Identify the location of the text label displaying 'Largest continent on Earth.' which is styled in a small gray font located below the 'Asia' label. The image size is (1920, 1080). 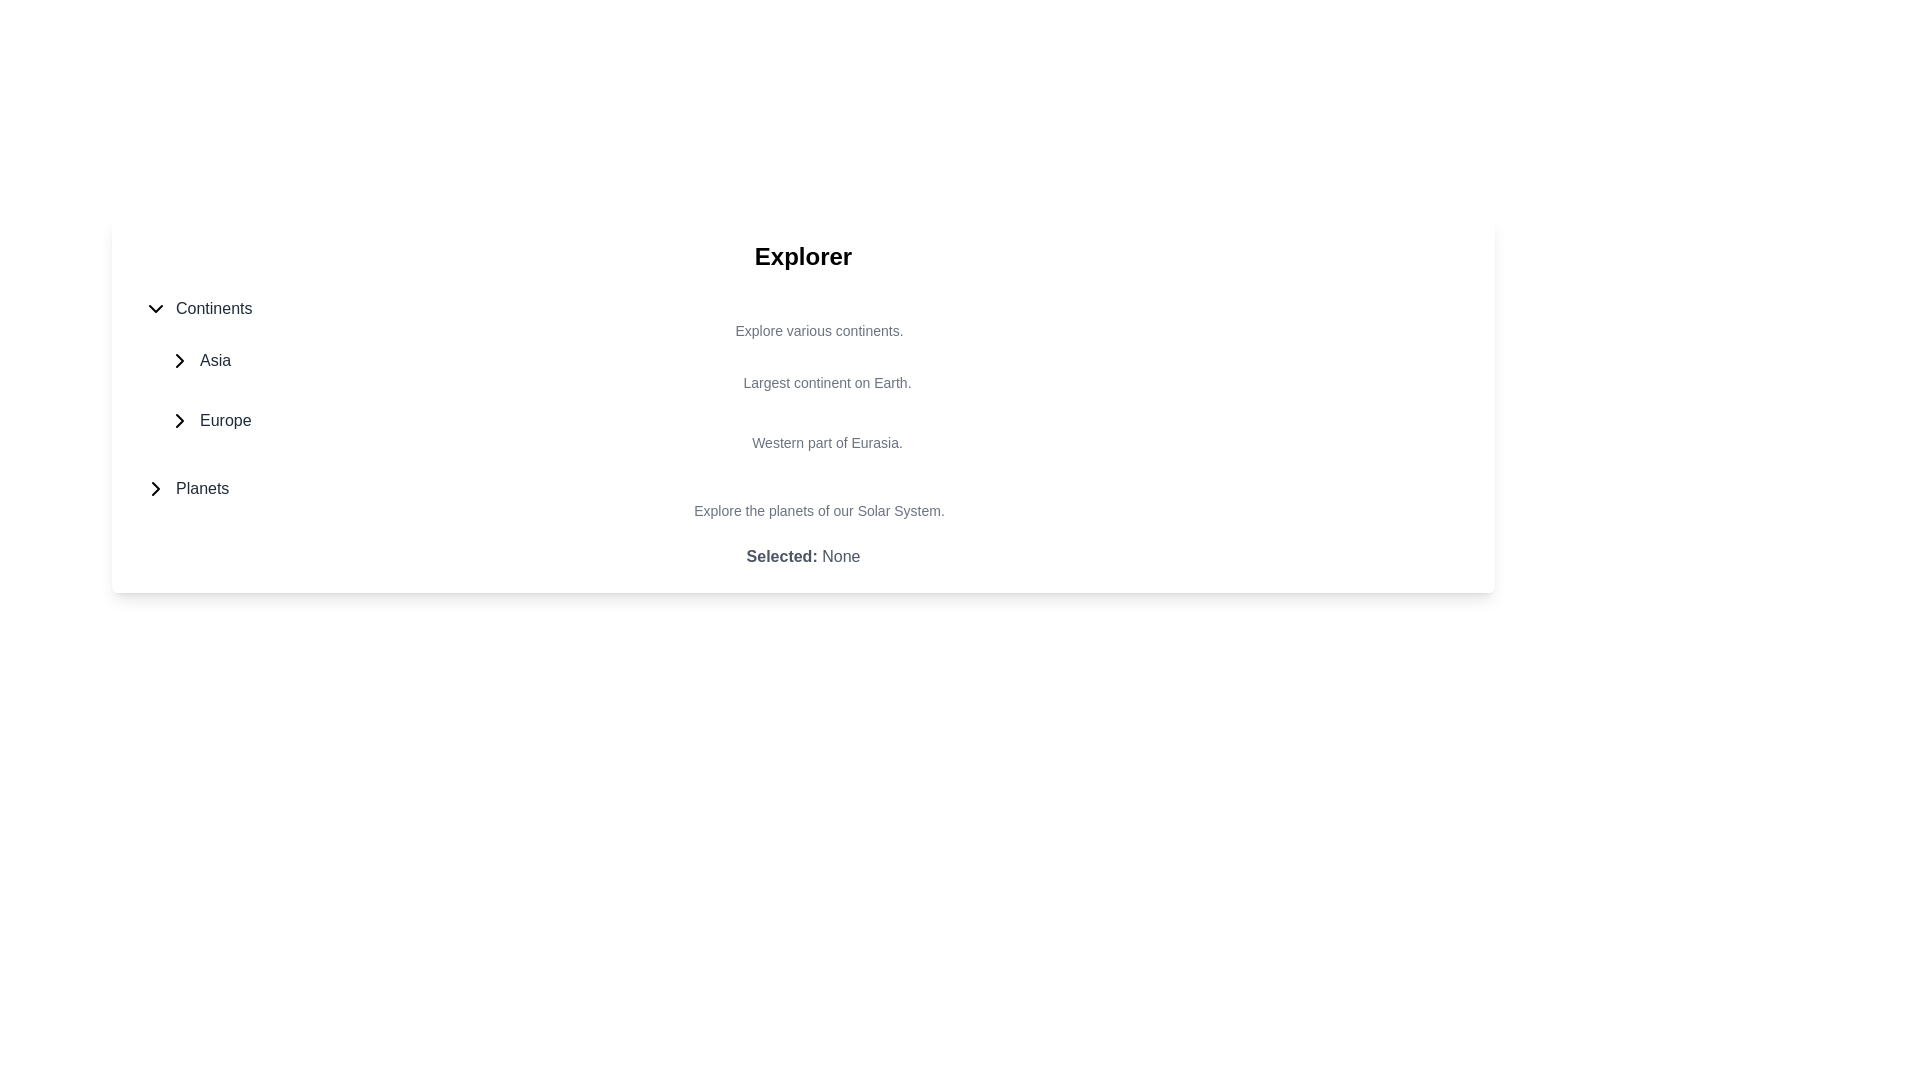
(811, 382).